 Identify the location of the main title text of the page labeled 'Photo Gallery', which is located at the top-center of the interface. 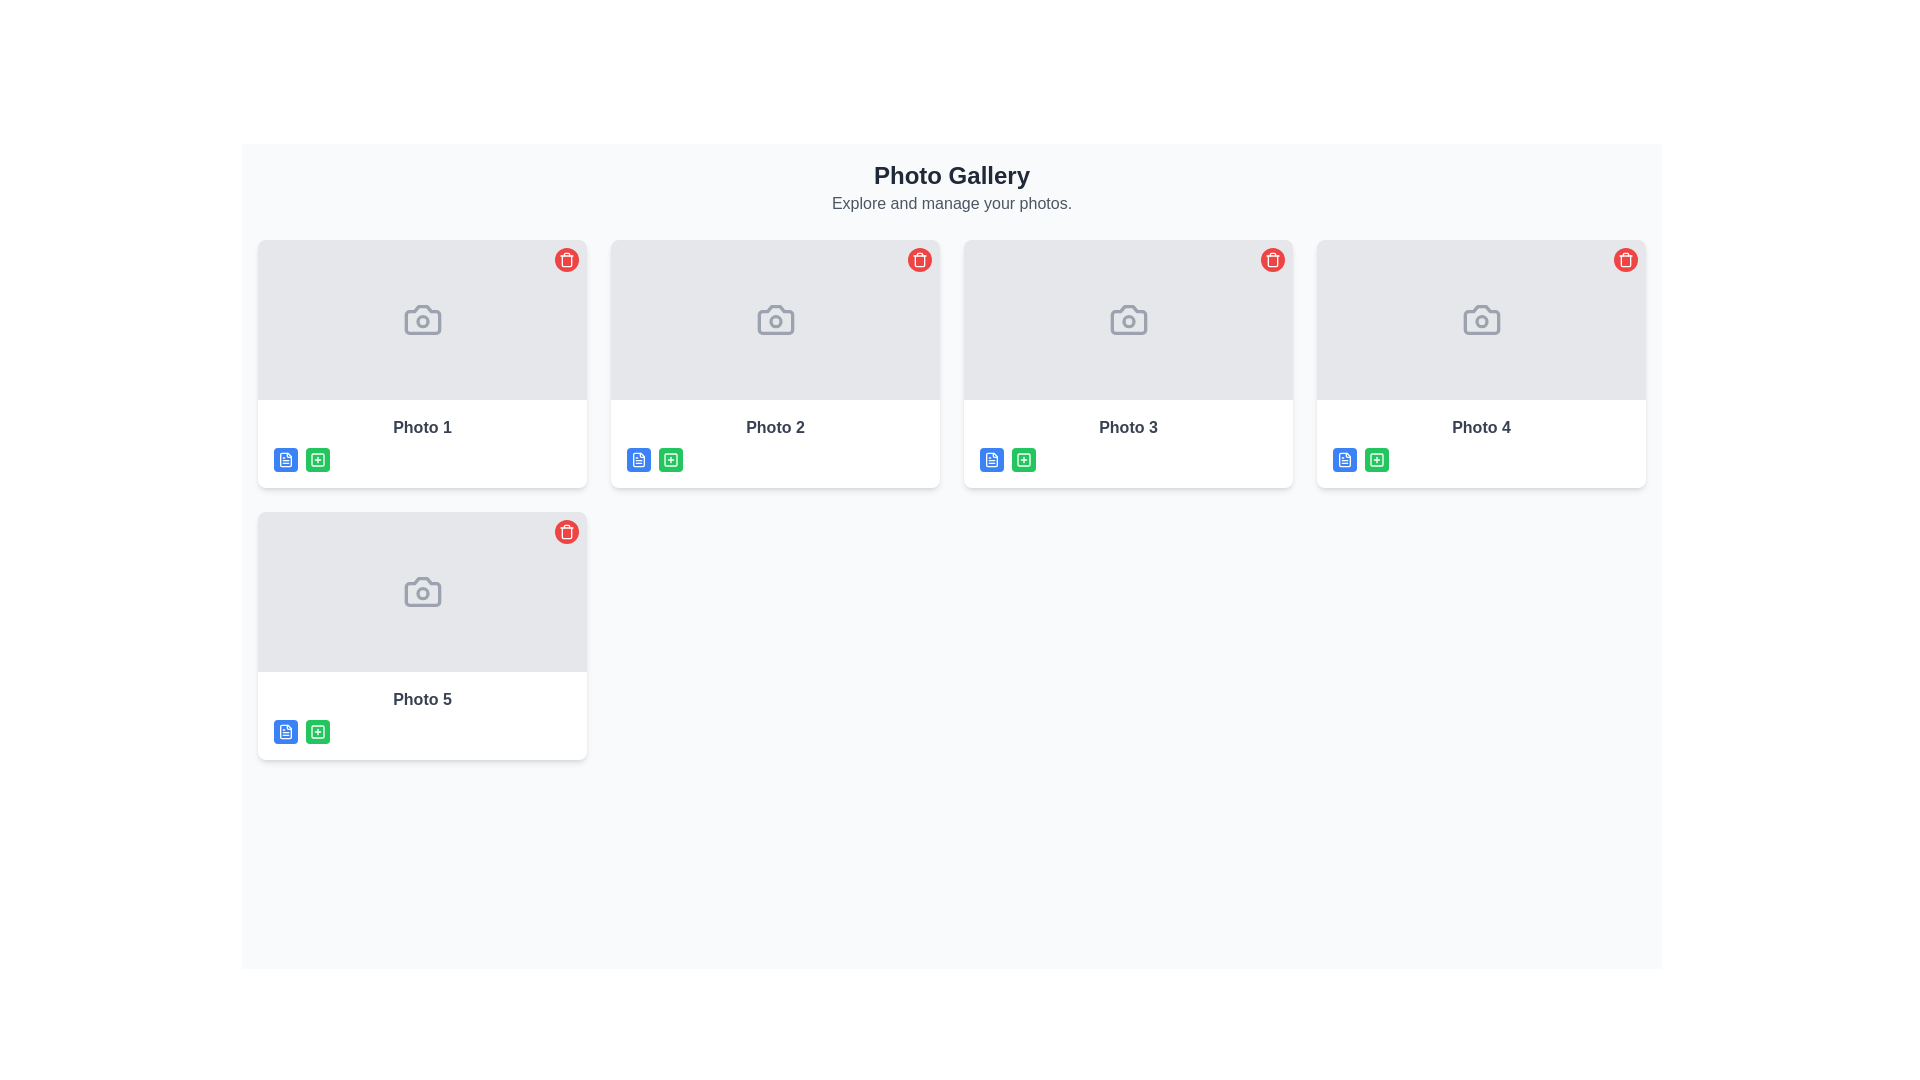
(950, 175).